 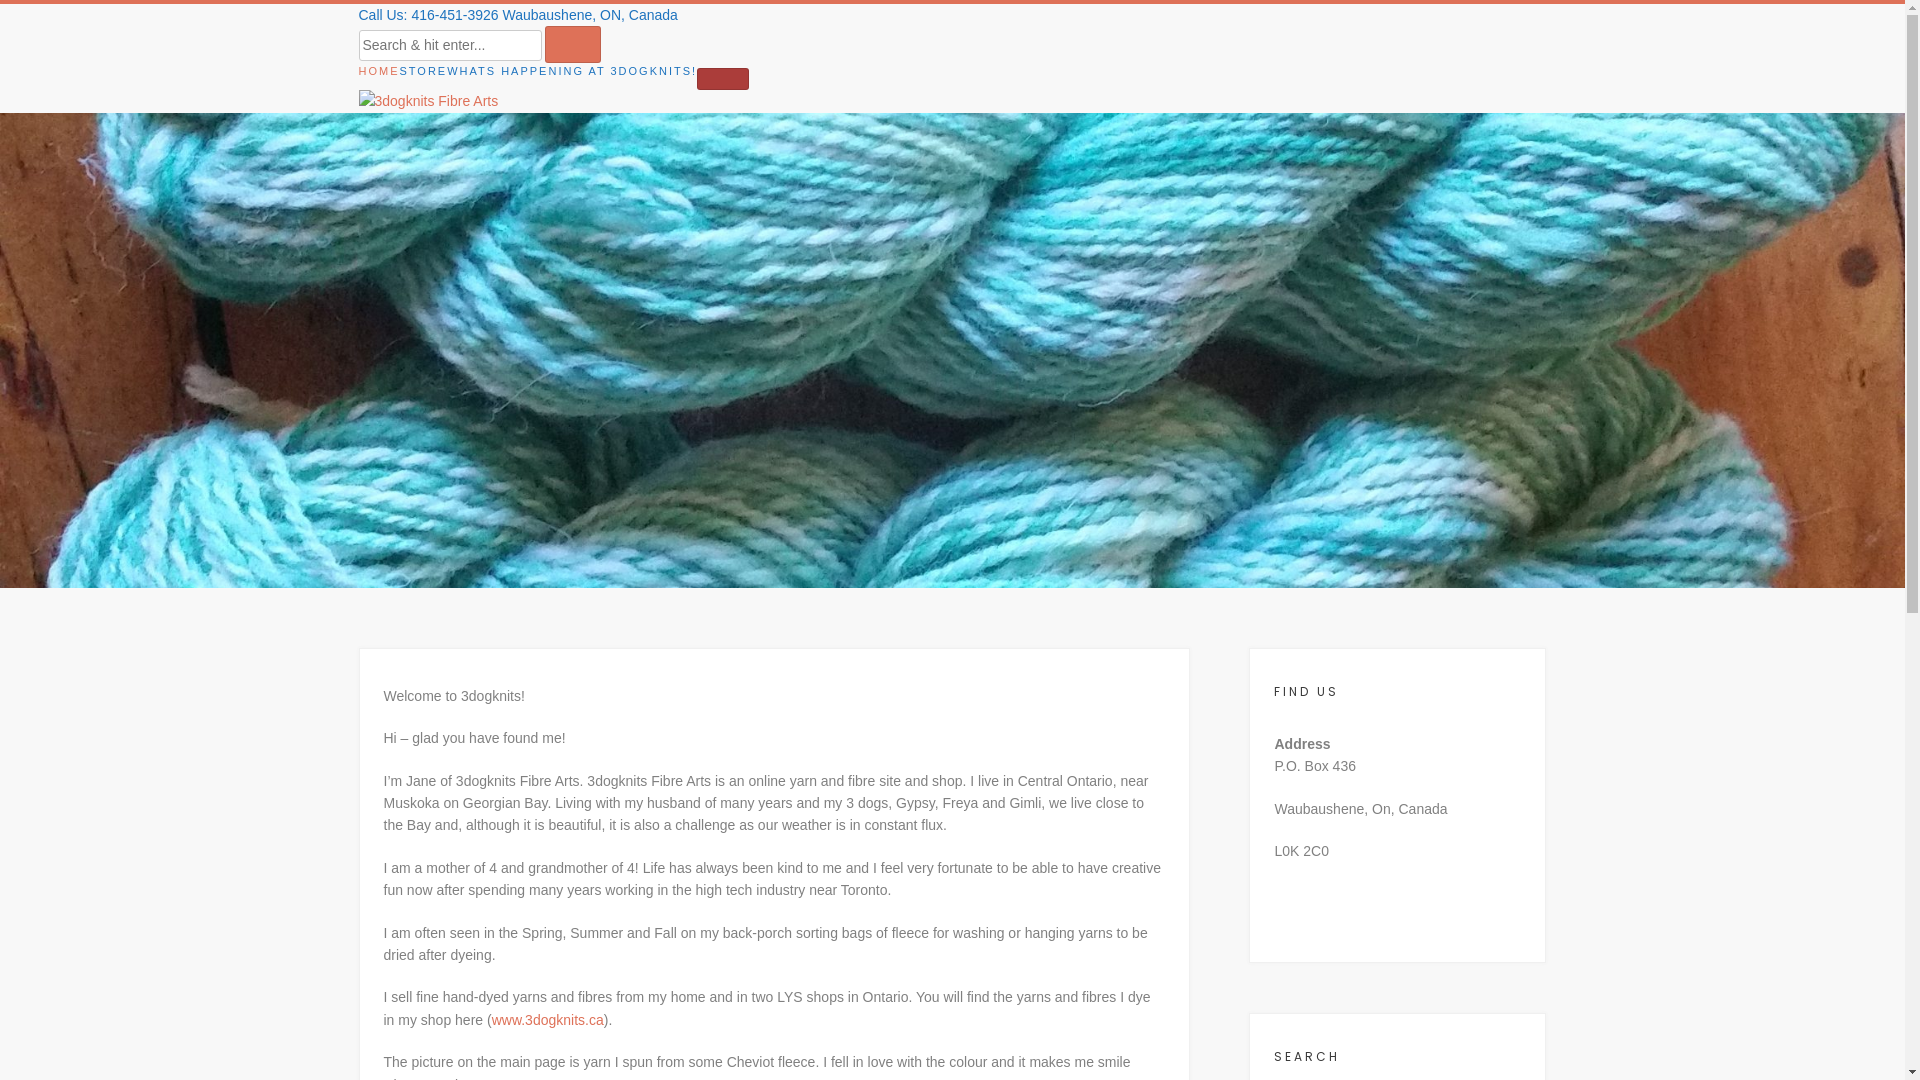 What do you see at coordinates (378, 71) in the screenshot?
I see `'HOME'` at bounding box center [378, 71].